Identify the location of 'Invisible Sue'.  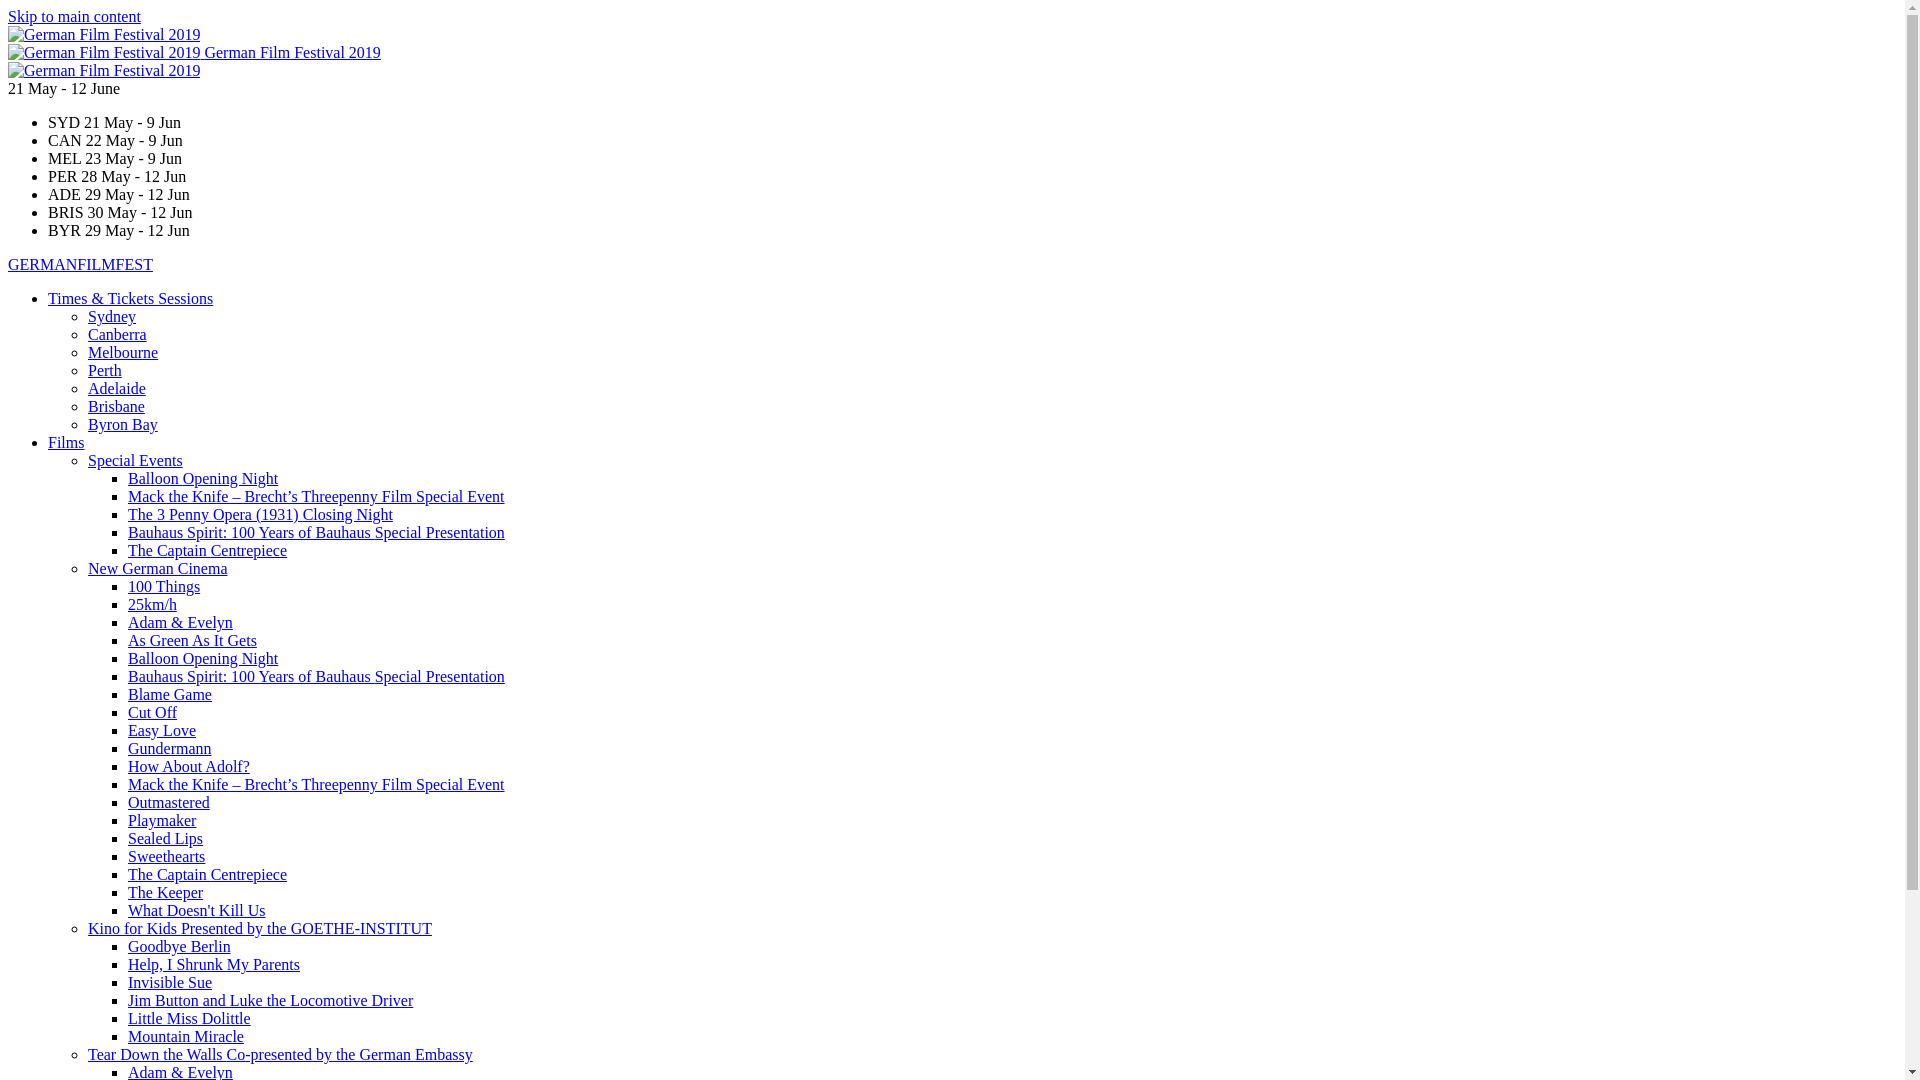
(169, 981).